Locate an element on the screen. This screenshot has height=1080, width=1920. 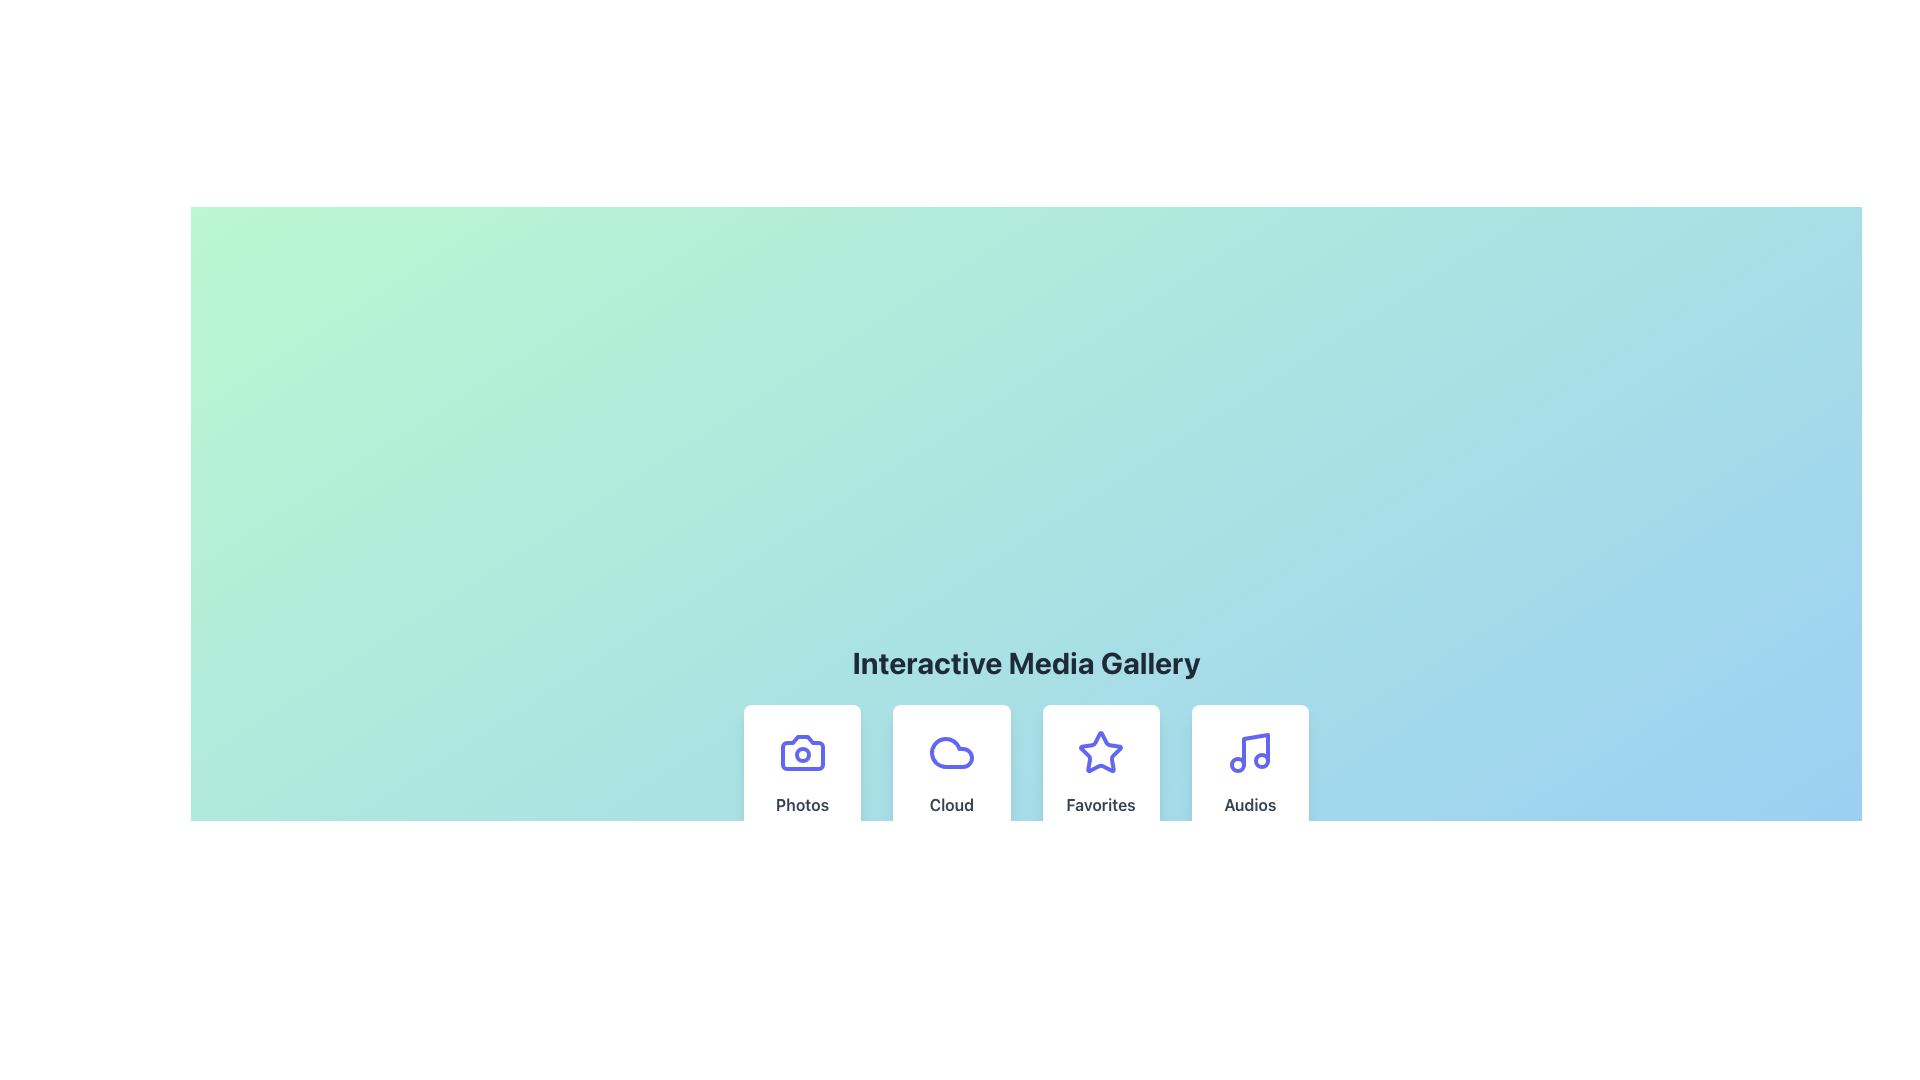
the visual design of the indigo camera icon located within the 'Photos' card in the 'Interactive Media Gallery' is located at coordinates (802, 752).